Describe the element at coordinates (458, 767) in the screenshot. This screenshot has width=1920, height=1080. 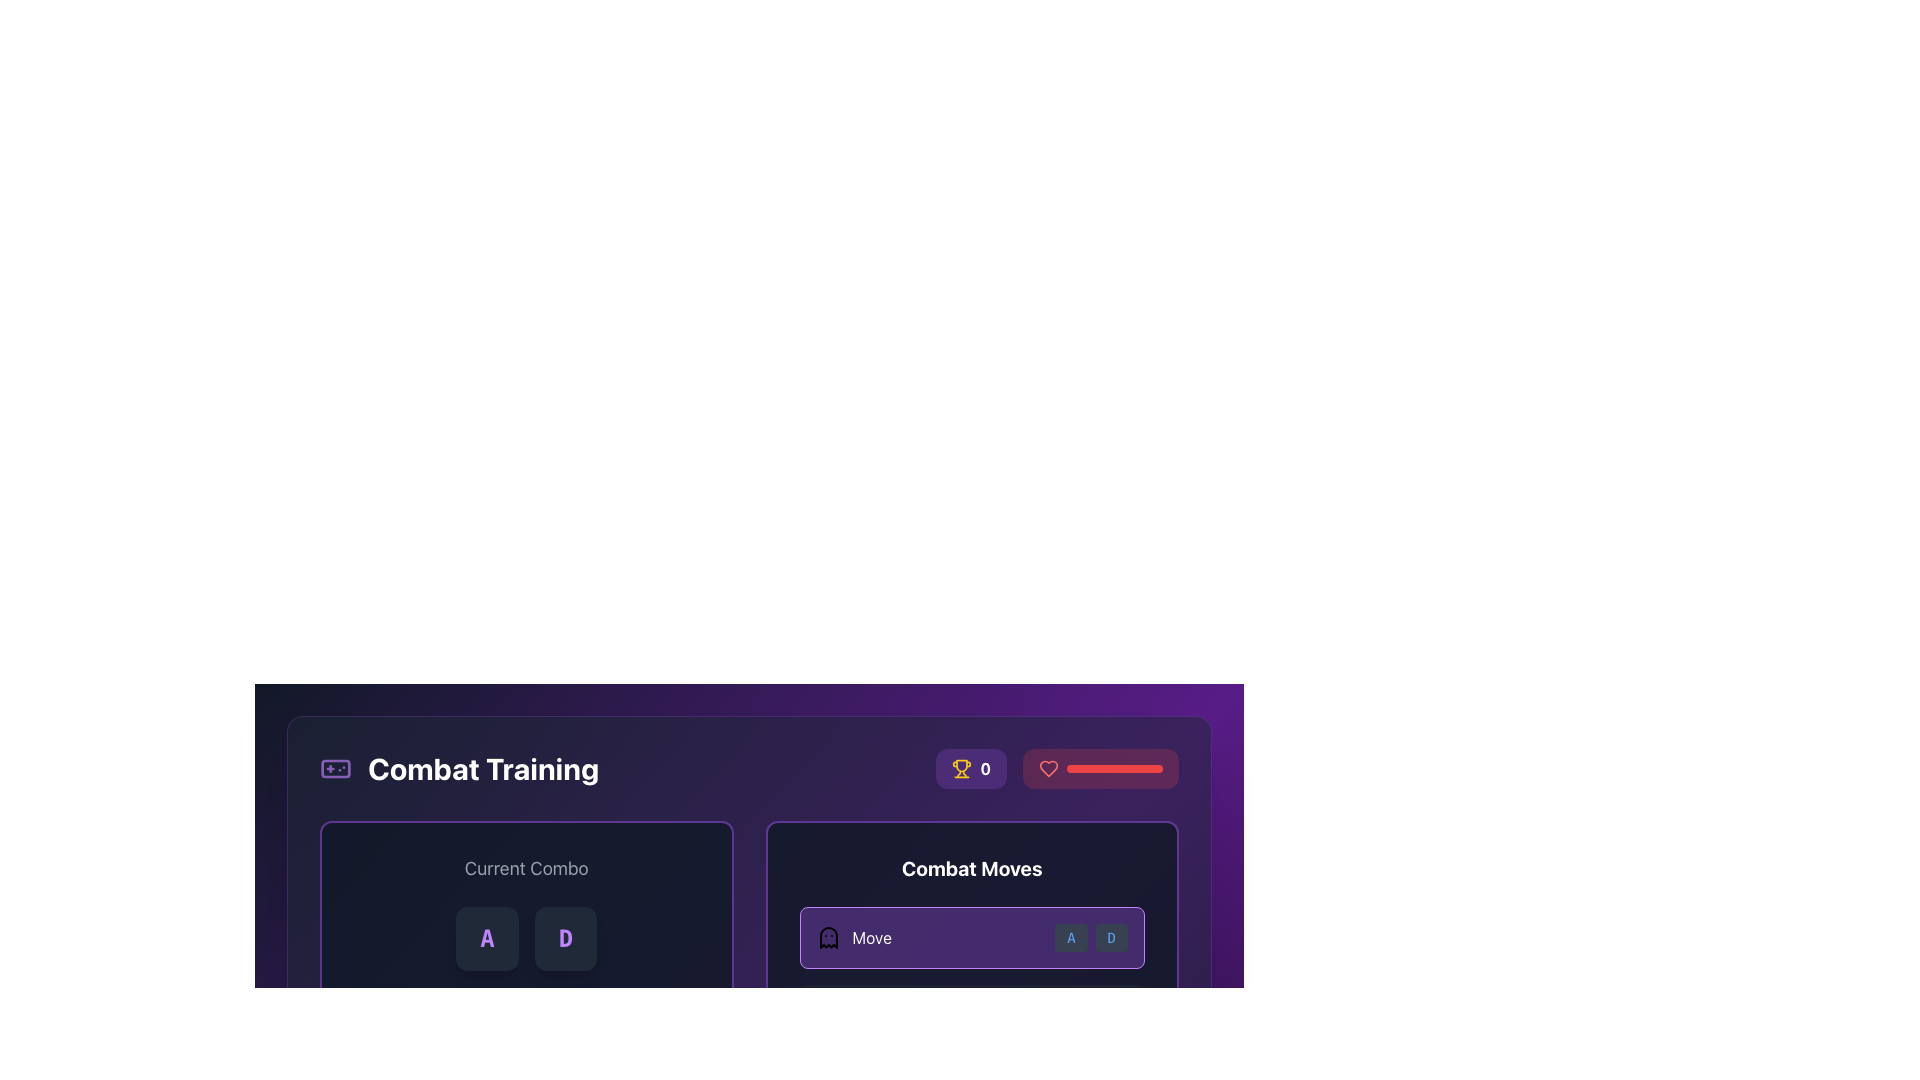
I see `the 'Combat Training' header or title element located at the top-left of the interface for navigation or interaction` at that location.